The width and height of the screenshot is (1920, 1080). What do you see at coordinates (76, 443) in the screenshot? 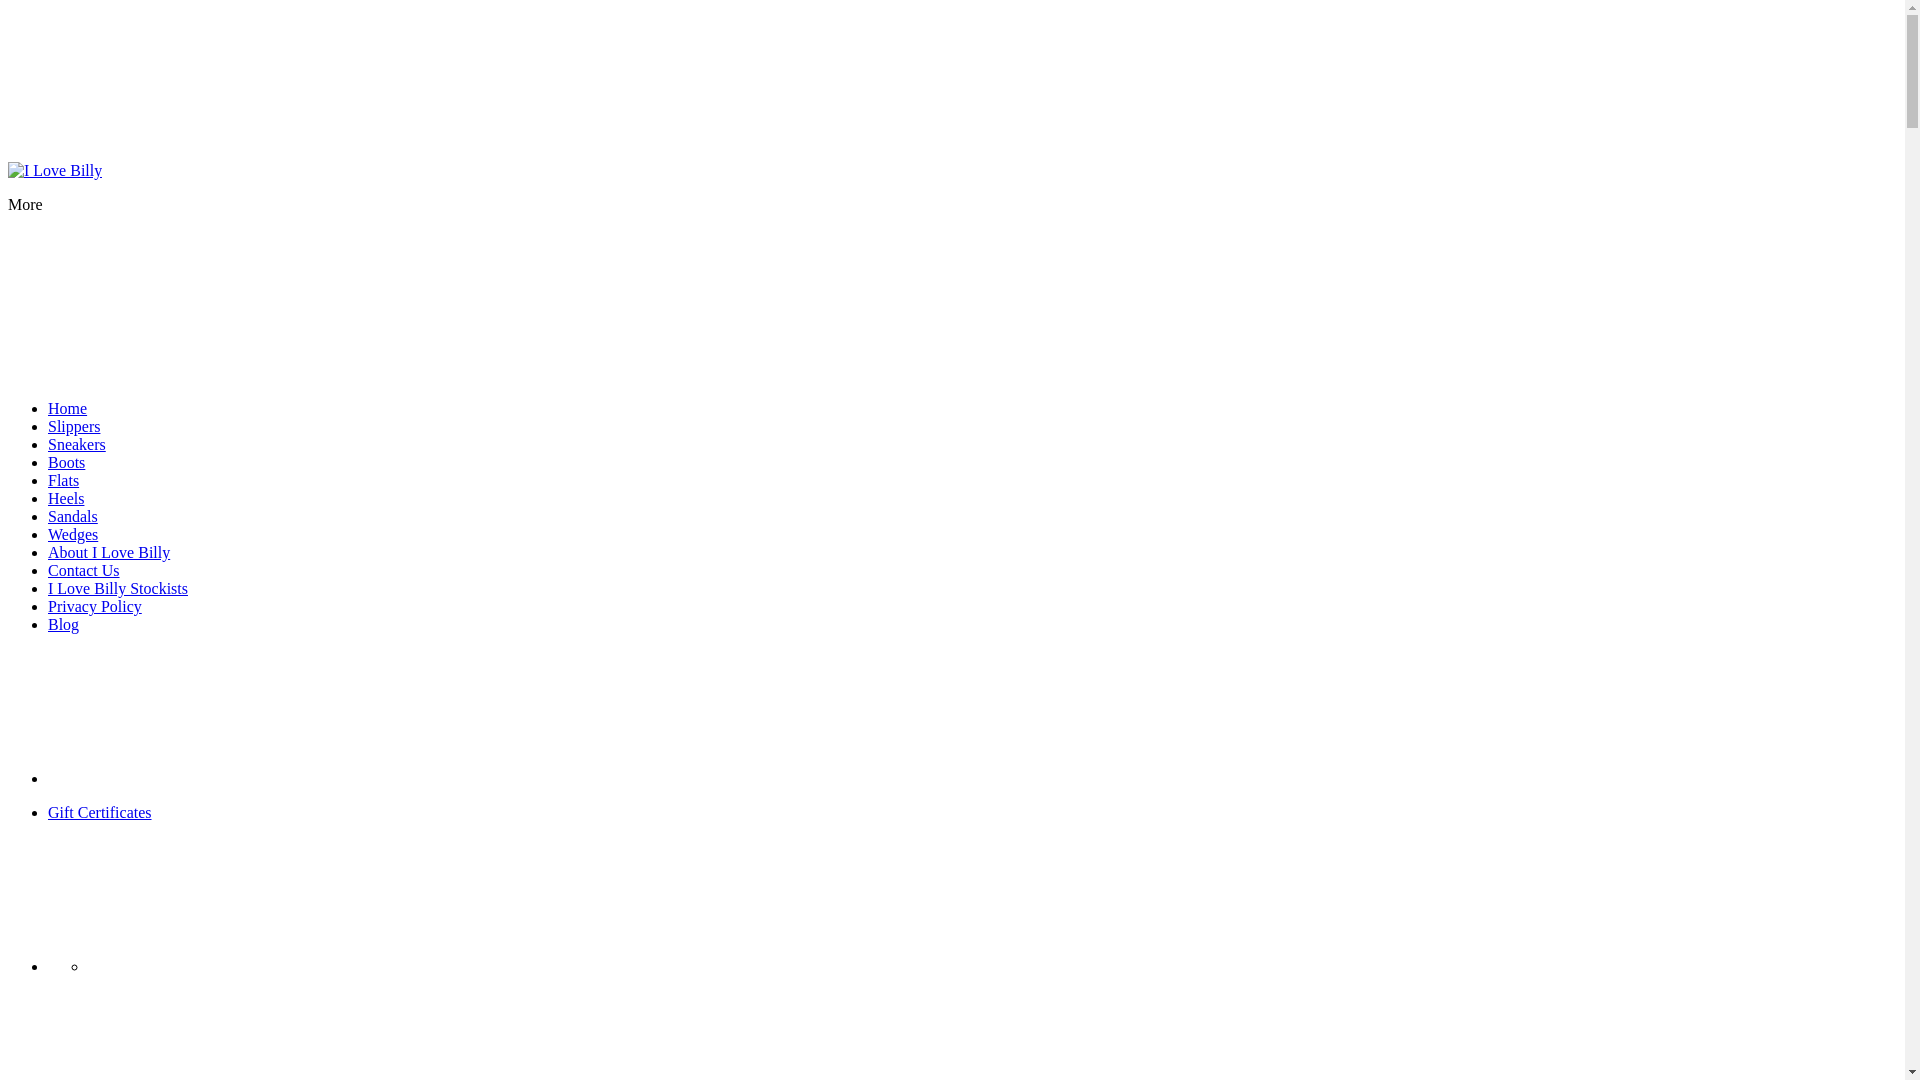
I see `'Sneakers'` at bounding box center [76, 443].